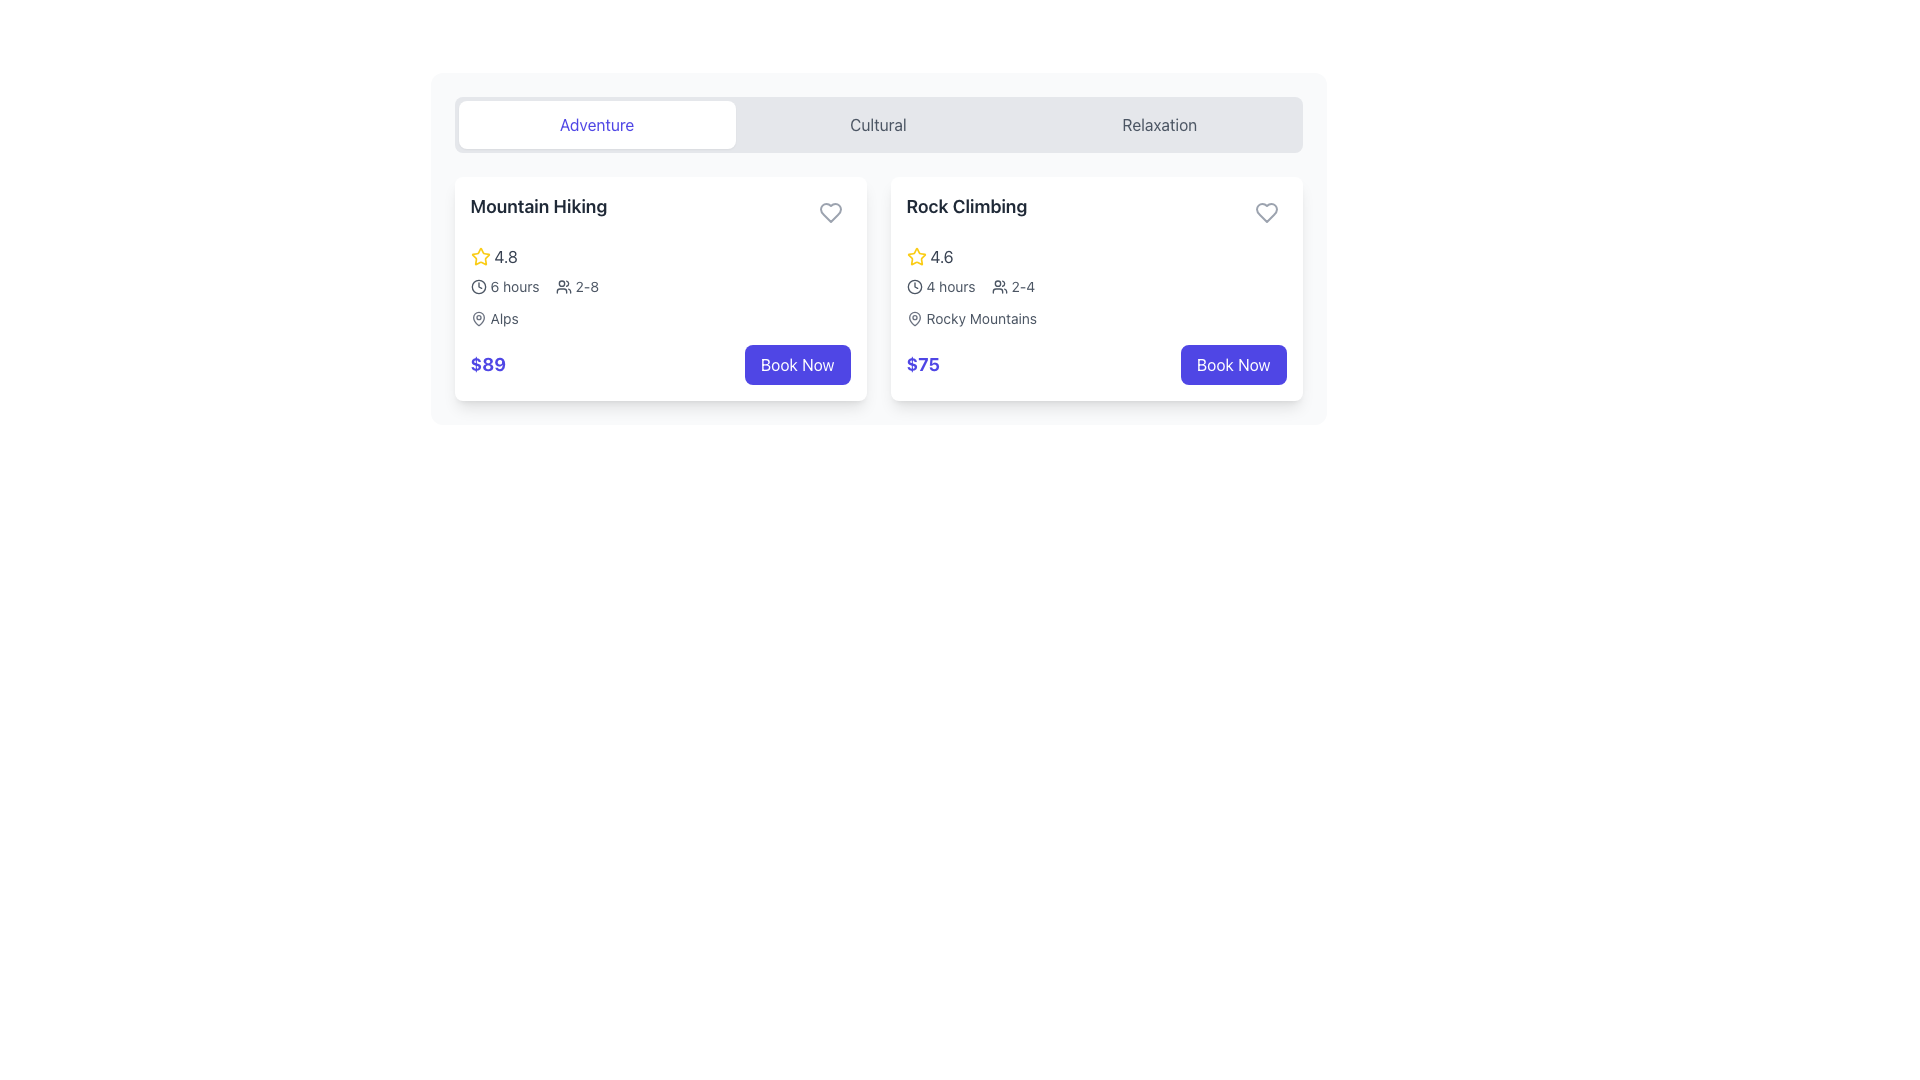 The height and width of the screenshot is (1080, 1920). I want to click on the hollow heart icon located in the top-right corner of the 'Rock Climbing' card, so click(1265, 212).